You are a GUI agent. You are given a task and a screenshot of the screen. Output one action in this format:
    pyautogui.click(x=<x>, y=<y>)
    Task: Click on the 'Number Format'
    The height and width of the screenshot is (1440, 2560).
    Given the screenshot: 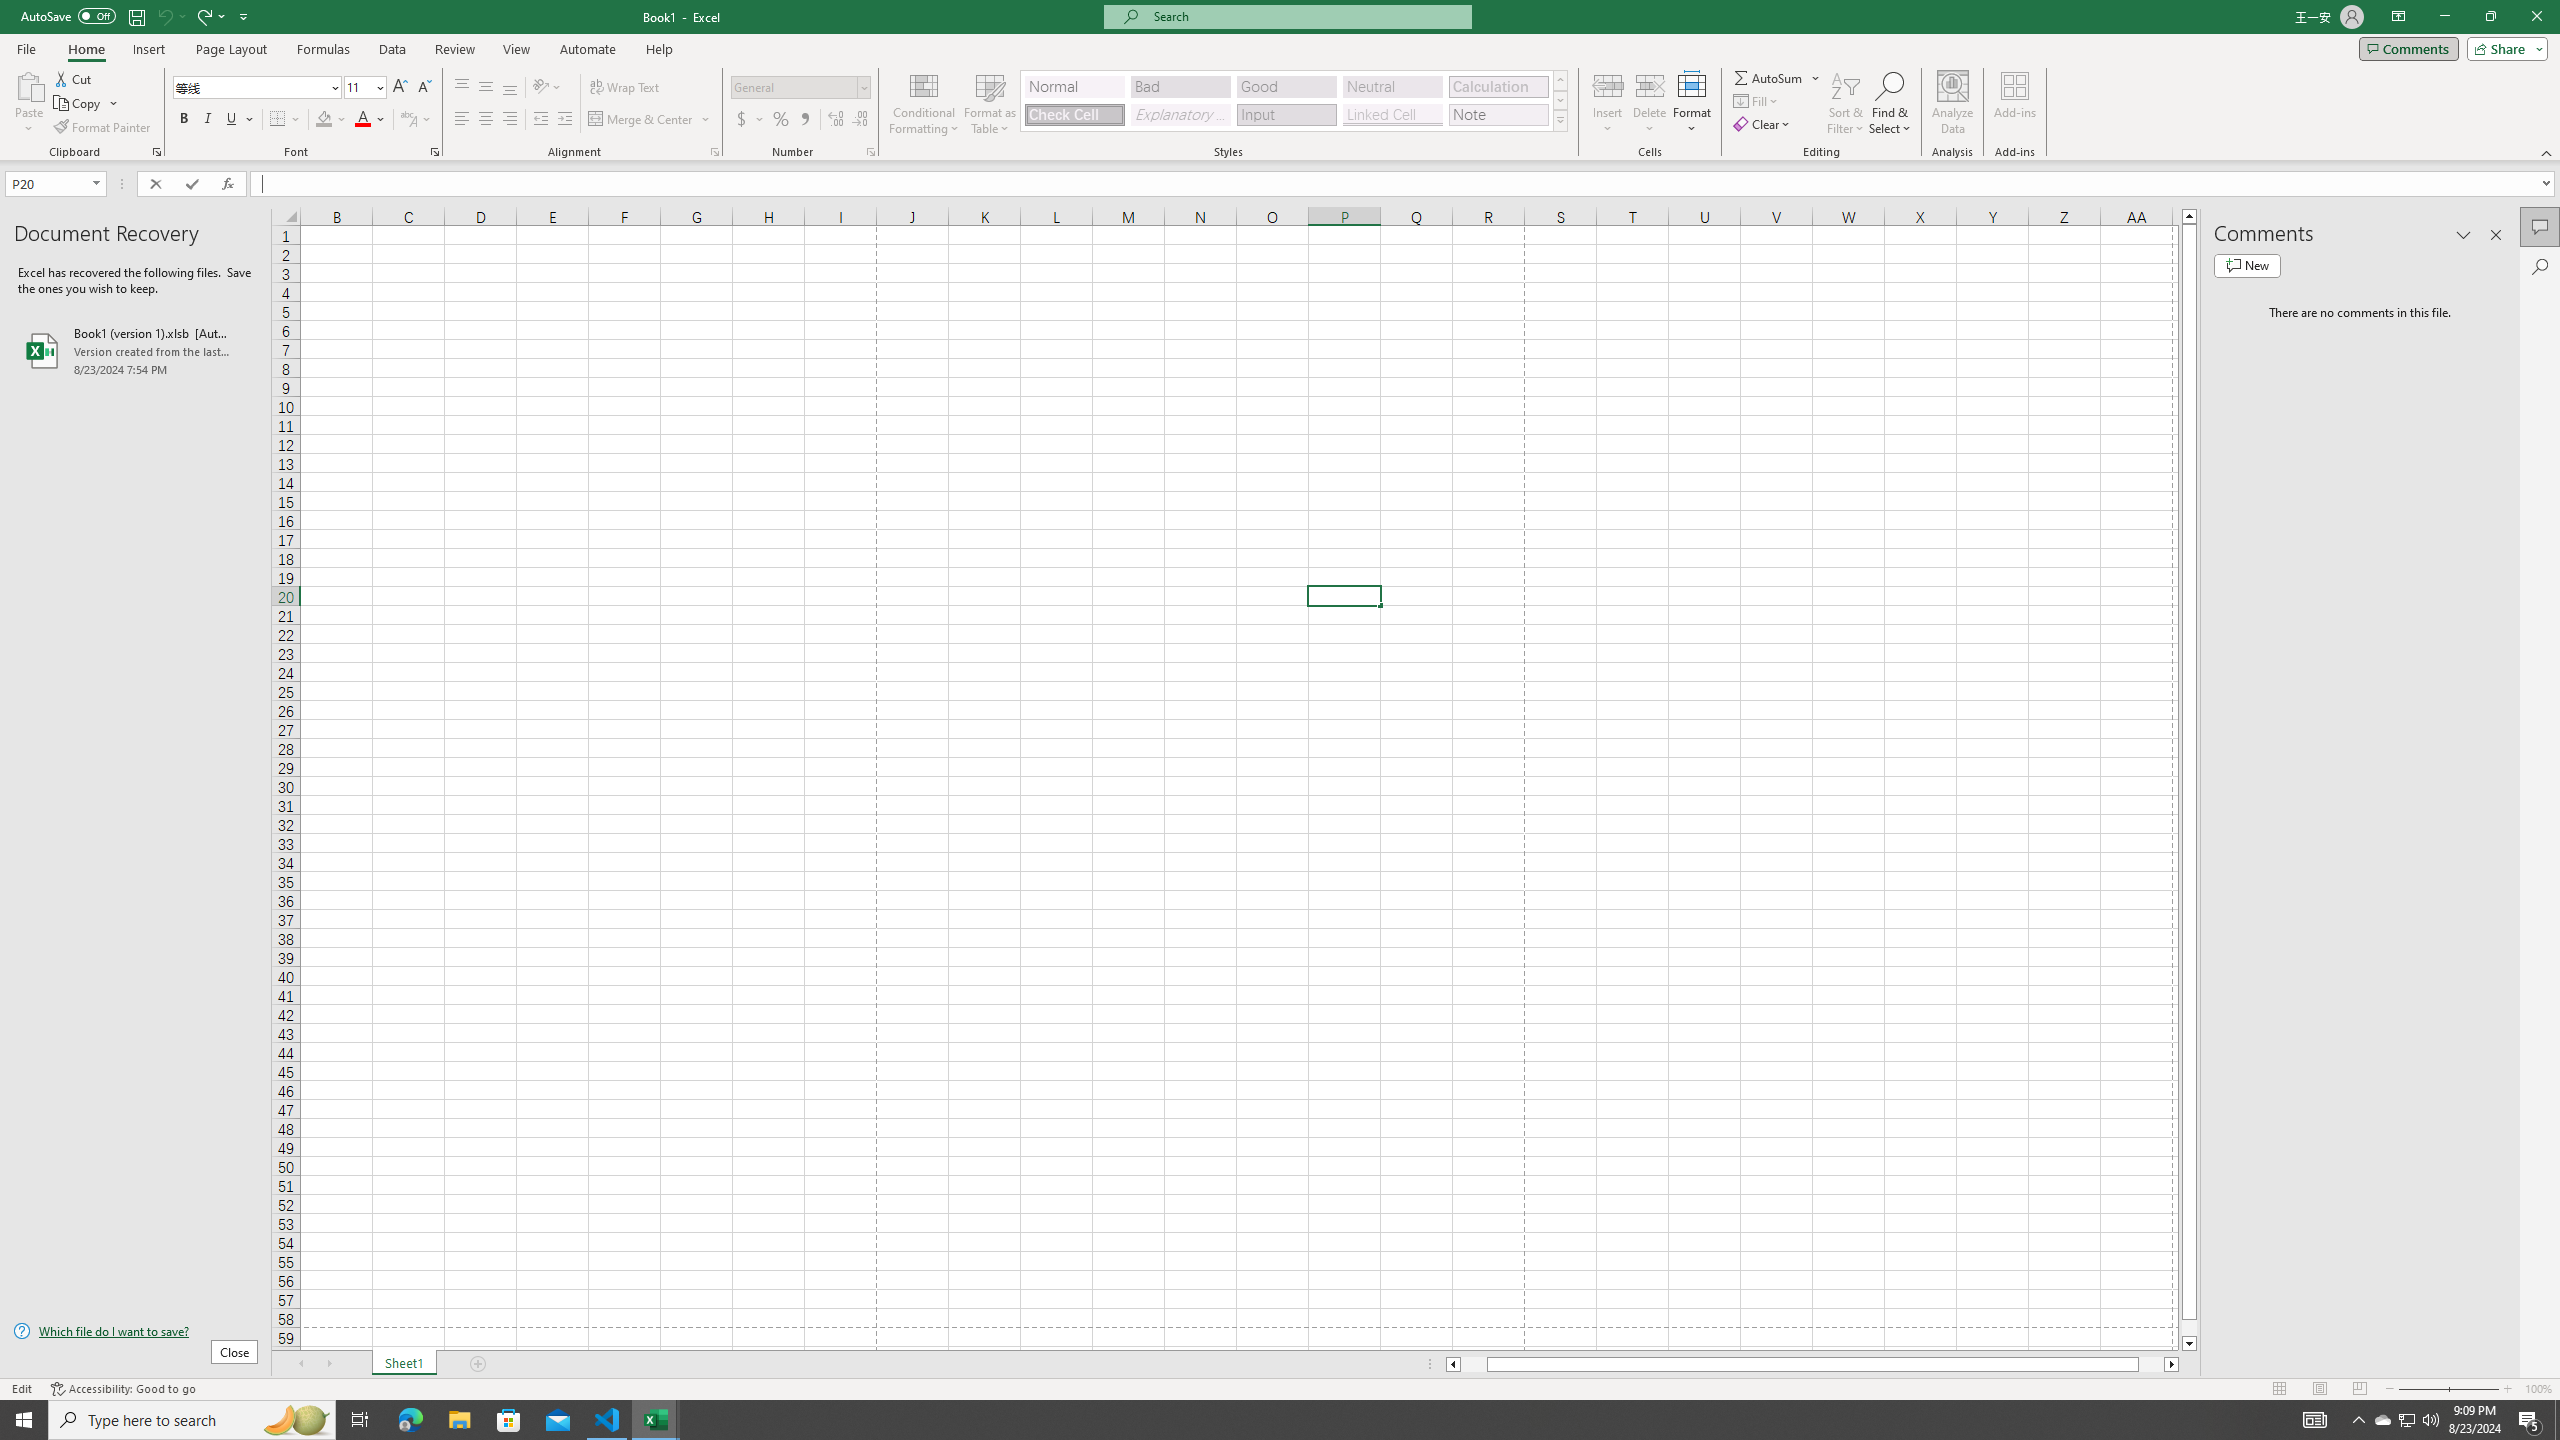 What is the action you would take?
    pyautogui.click(x=800, y=87)
    